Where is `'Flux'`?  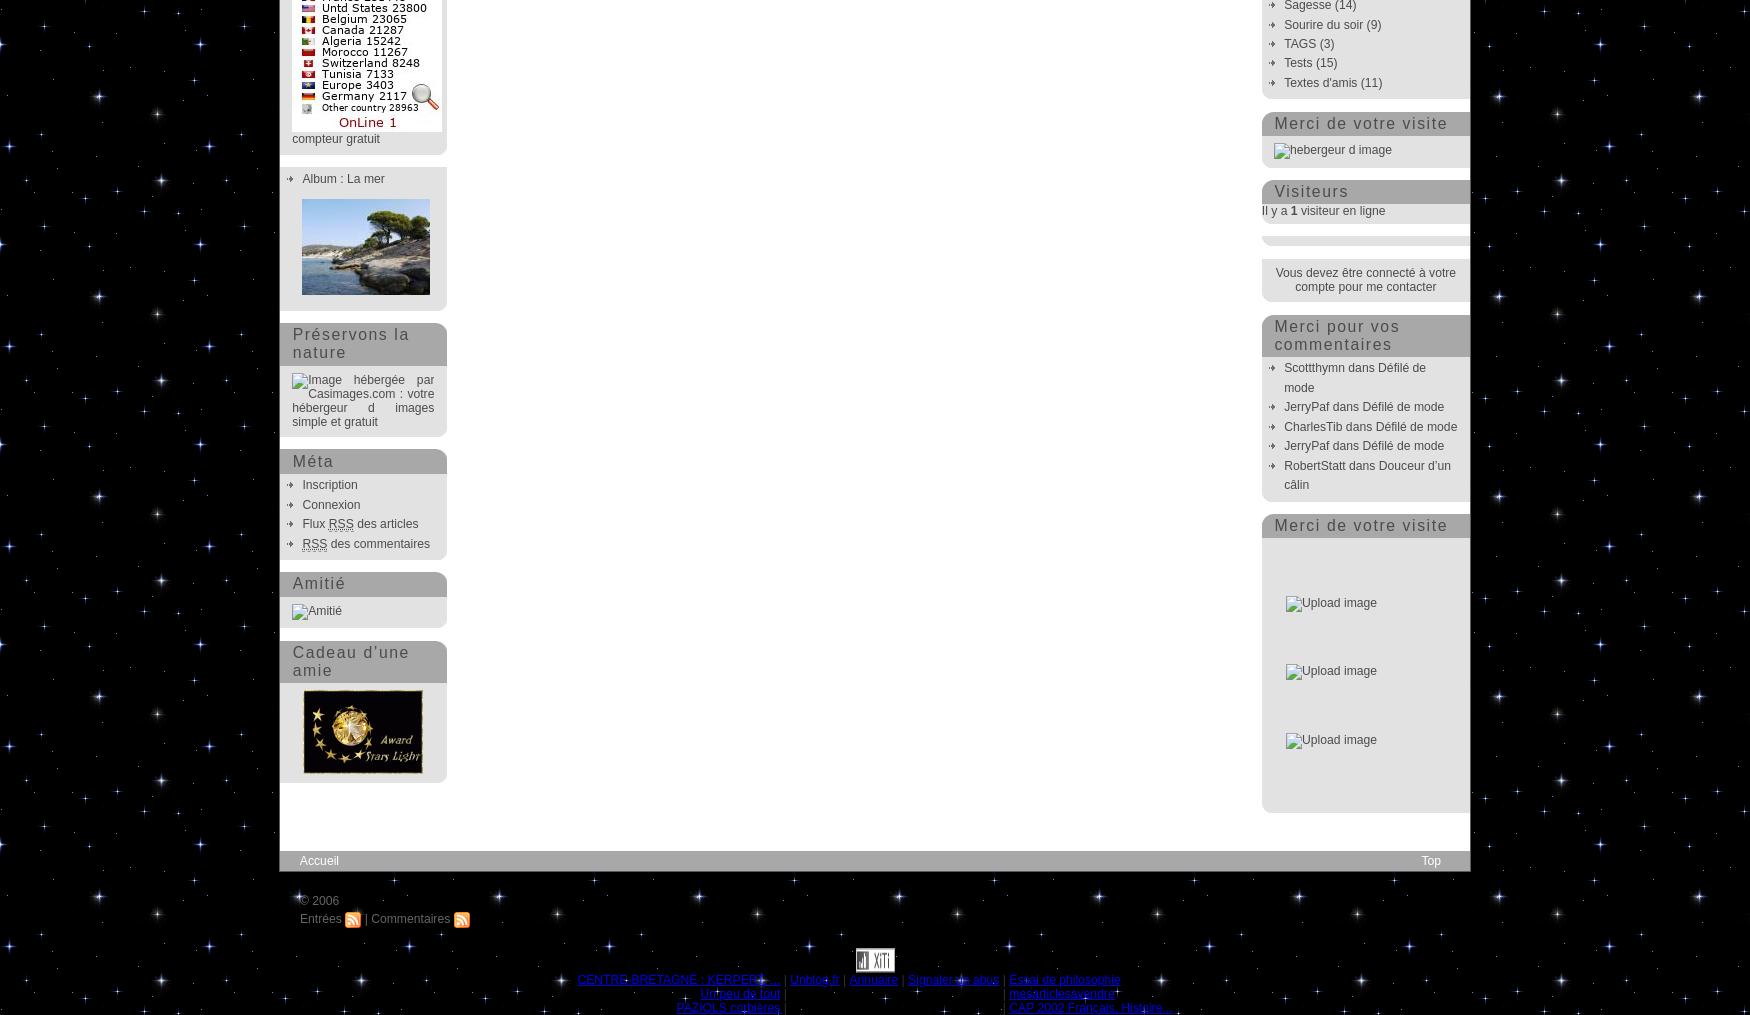 'Flux' is located at coordinates (301, 524).